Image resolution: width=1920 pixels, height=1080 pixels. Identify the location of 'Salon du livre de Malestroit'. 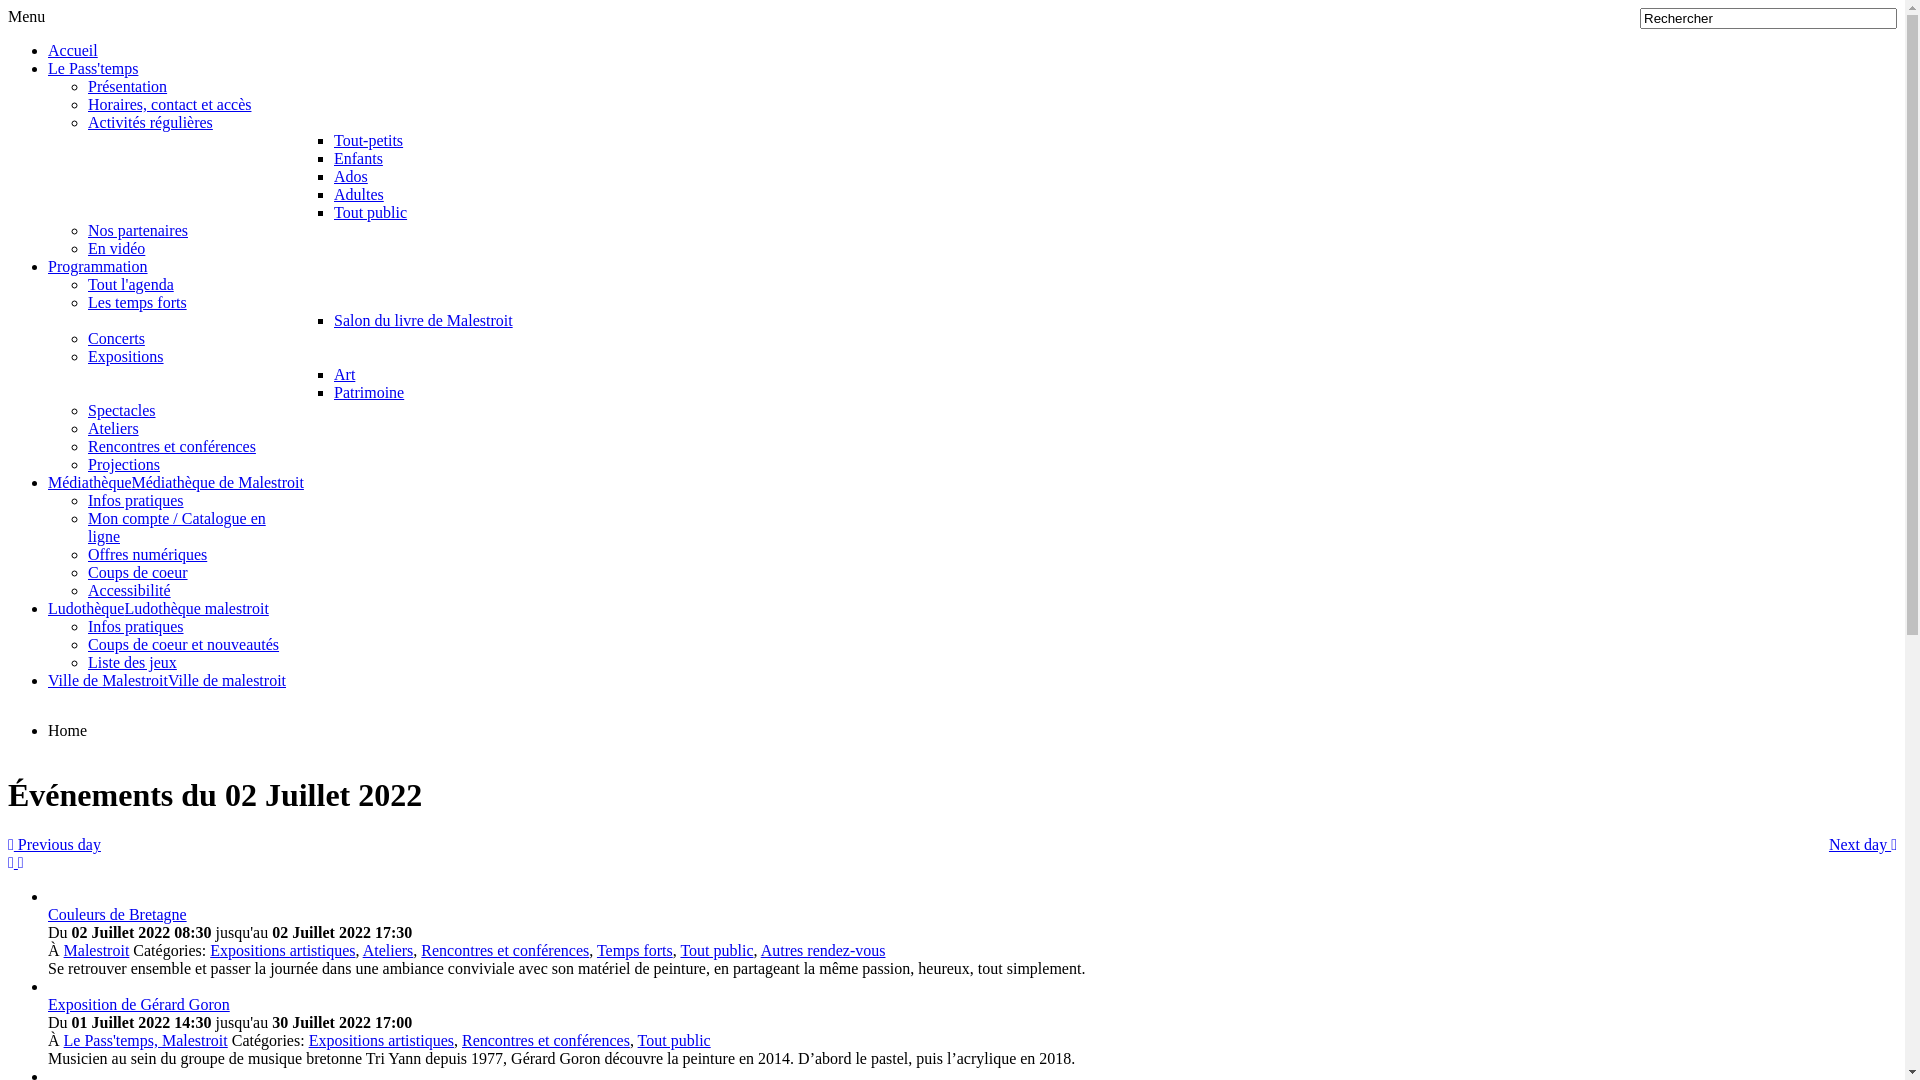
(422, 319).